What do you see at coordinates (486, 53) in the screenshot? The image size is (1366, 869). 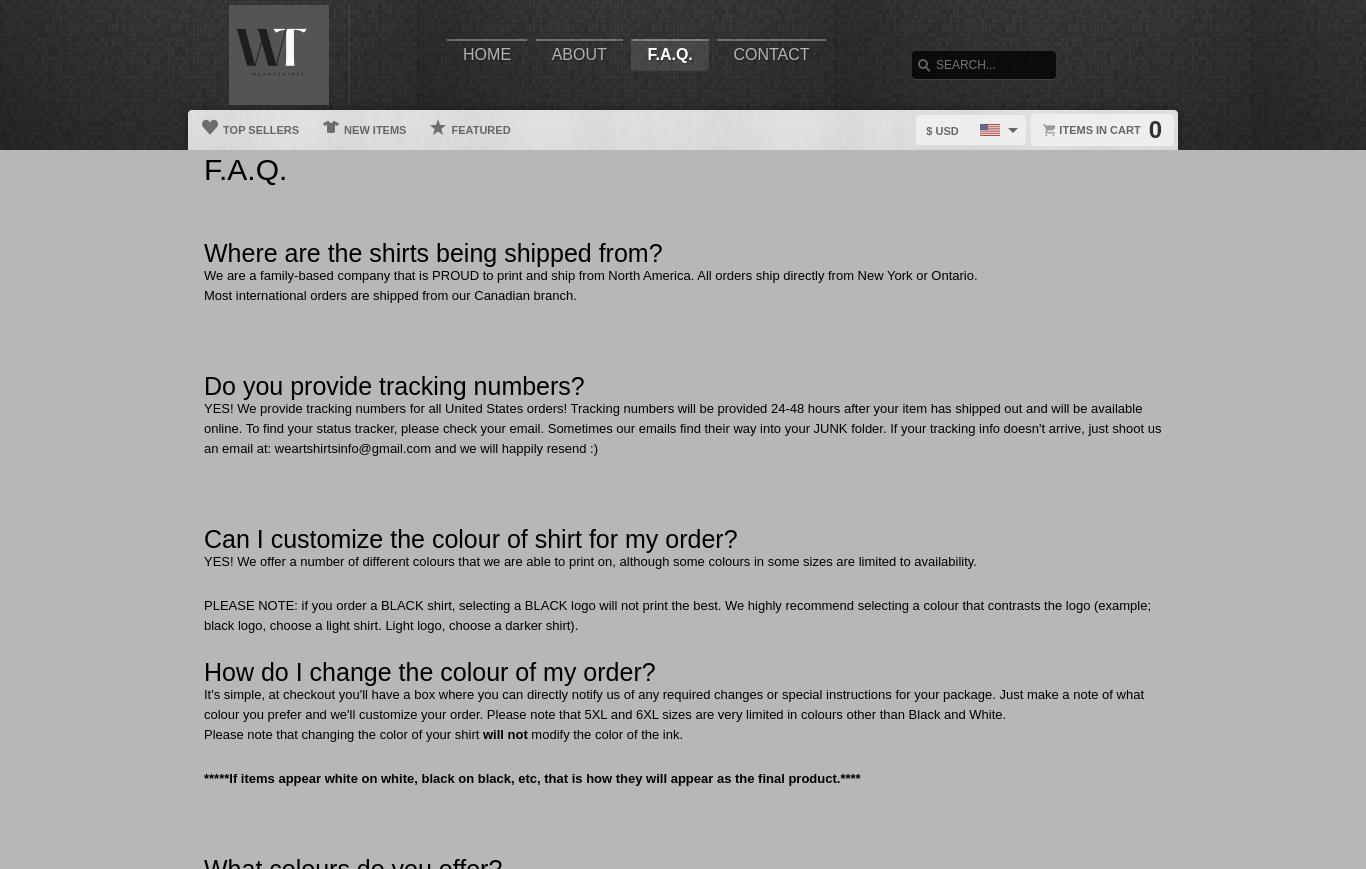 I see `'Home'` at bounding box center [486, 53].